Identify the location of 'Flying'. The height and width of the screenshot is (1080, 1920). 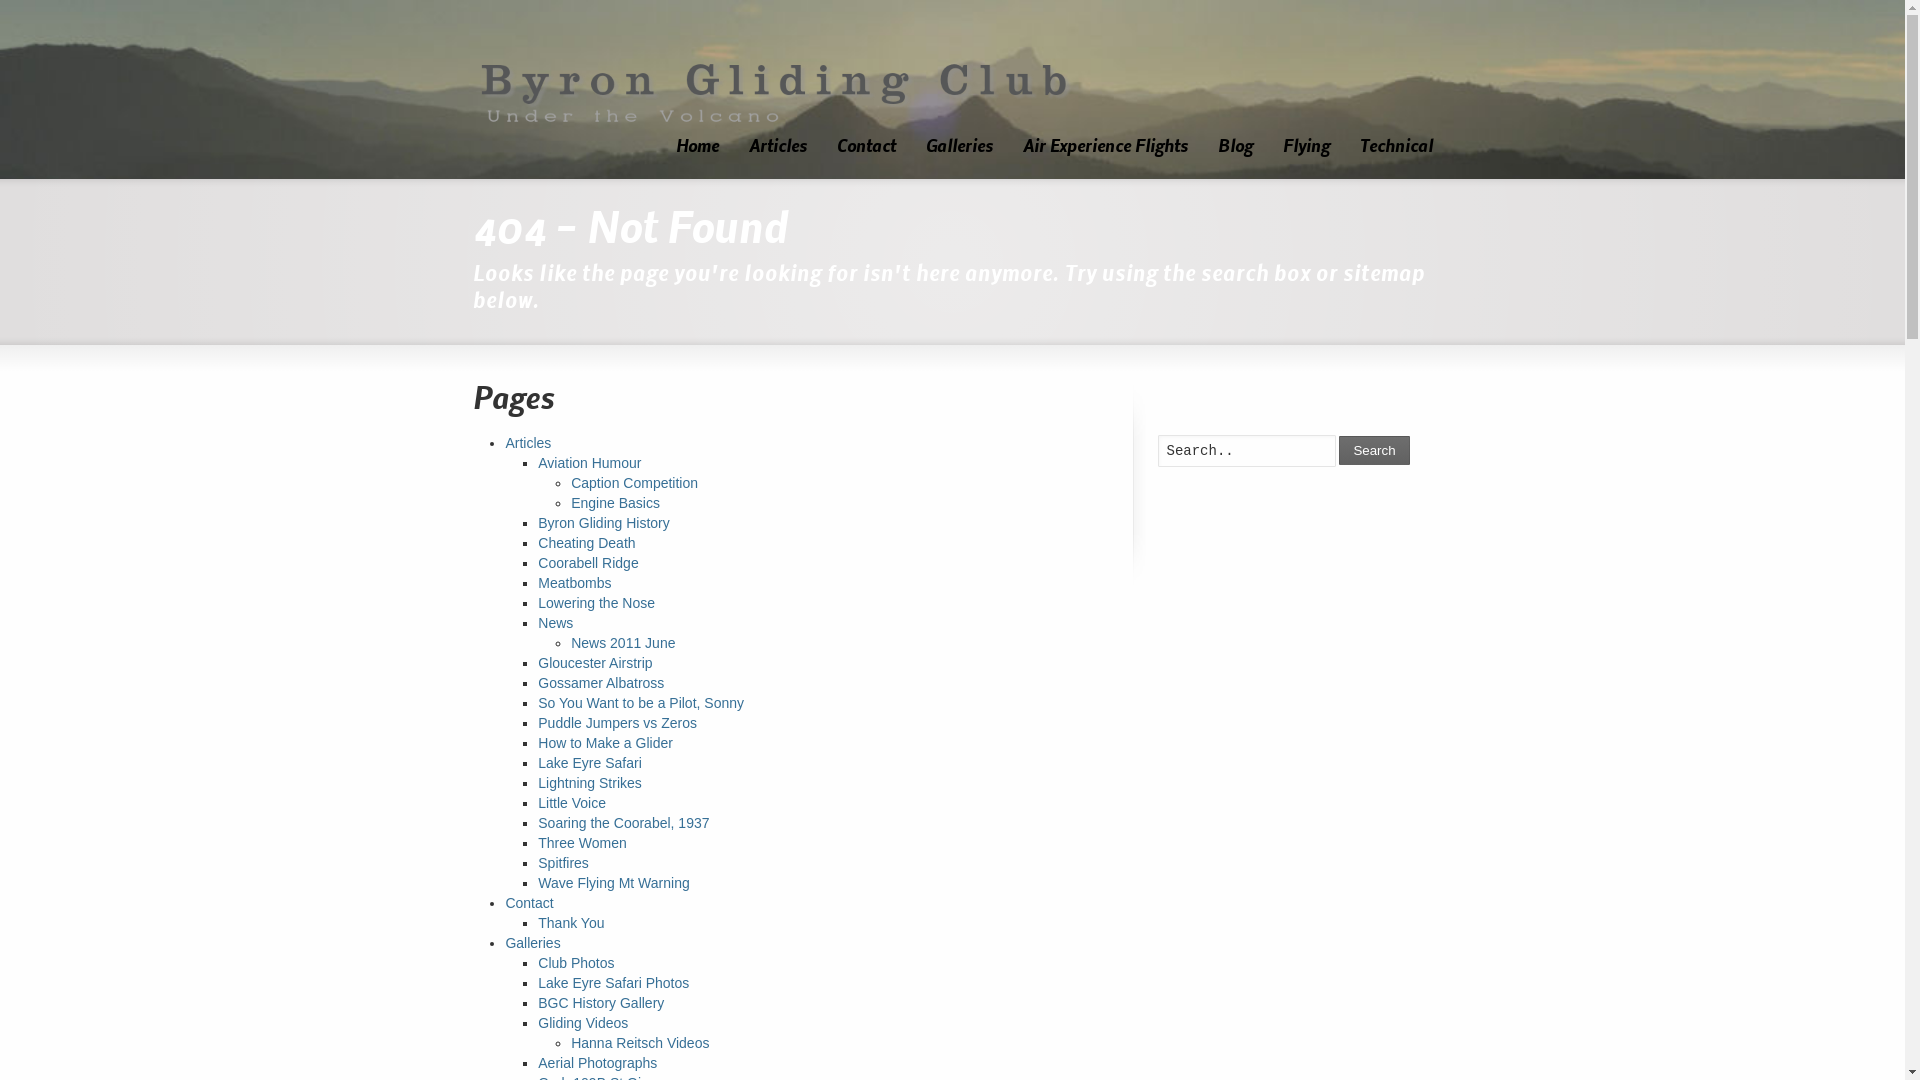
(1266, 148).